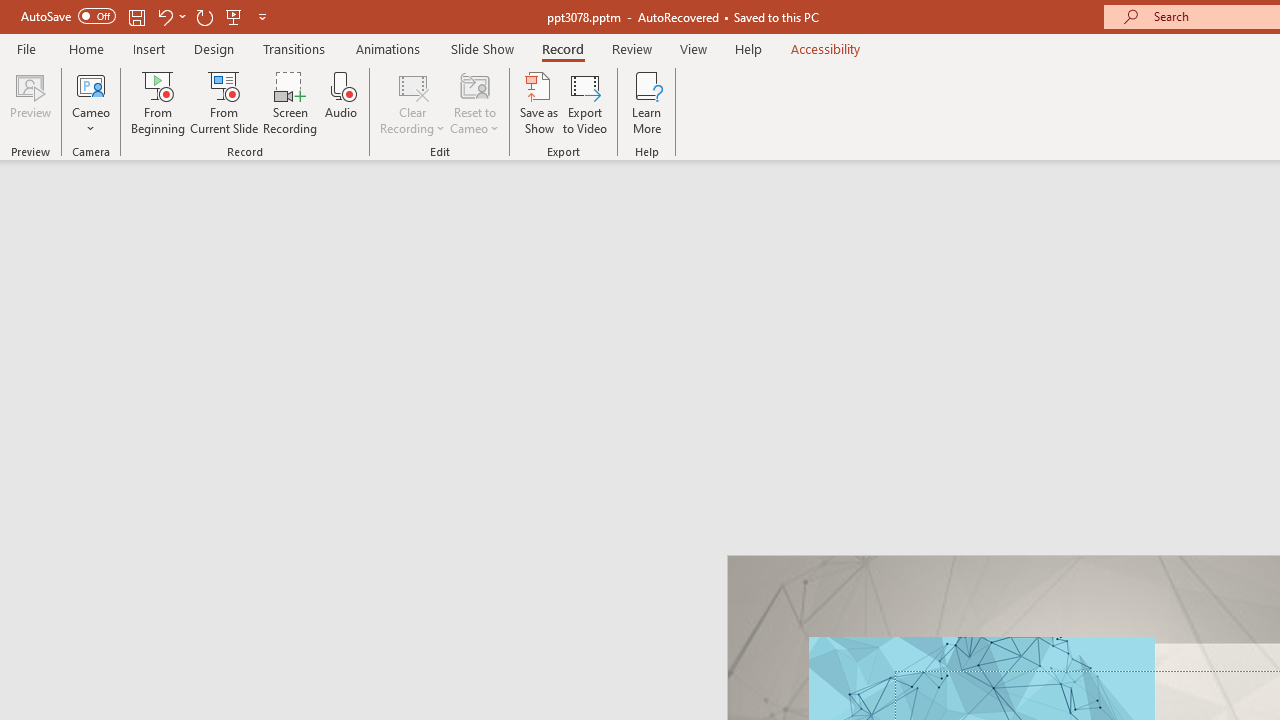  Describe the element at coordinates (30, 103) in the screenshot. I see `'Preview'` at that location.